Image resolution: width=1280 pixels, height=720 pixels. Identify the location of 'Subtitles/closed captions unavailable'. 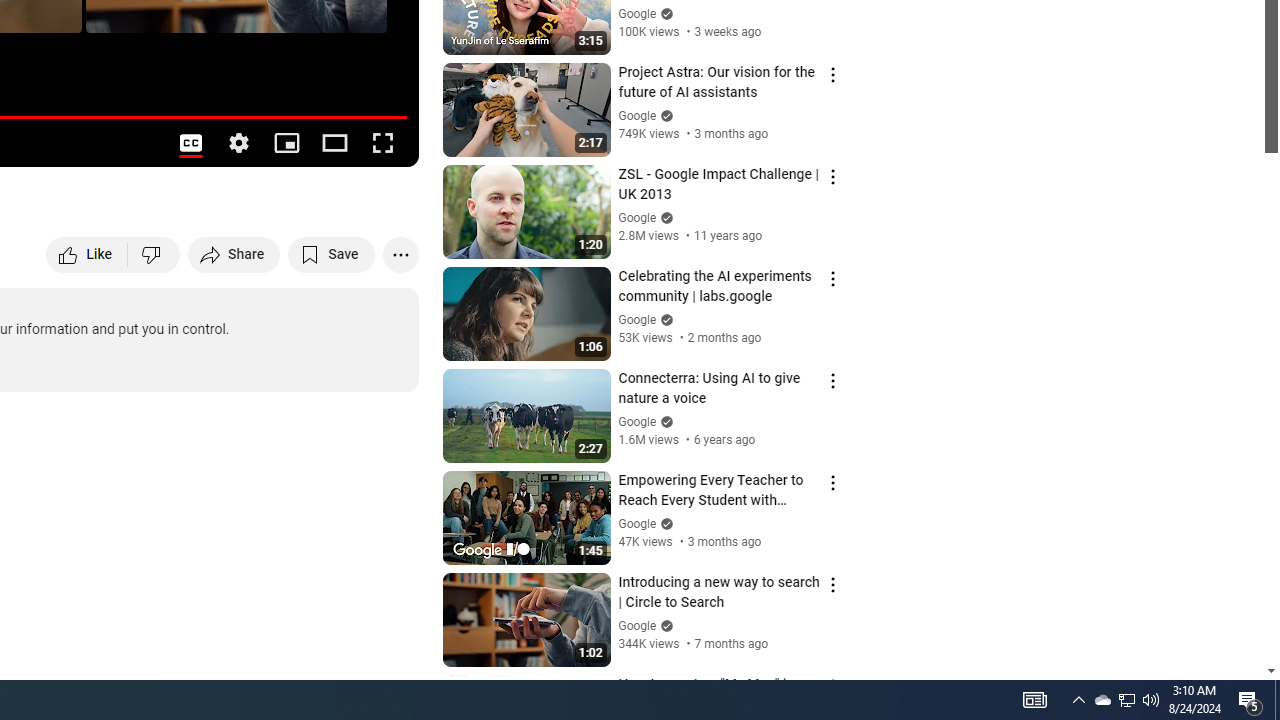
(190, 141).